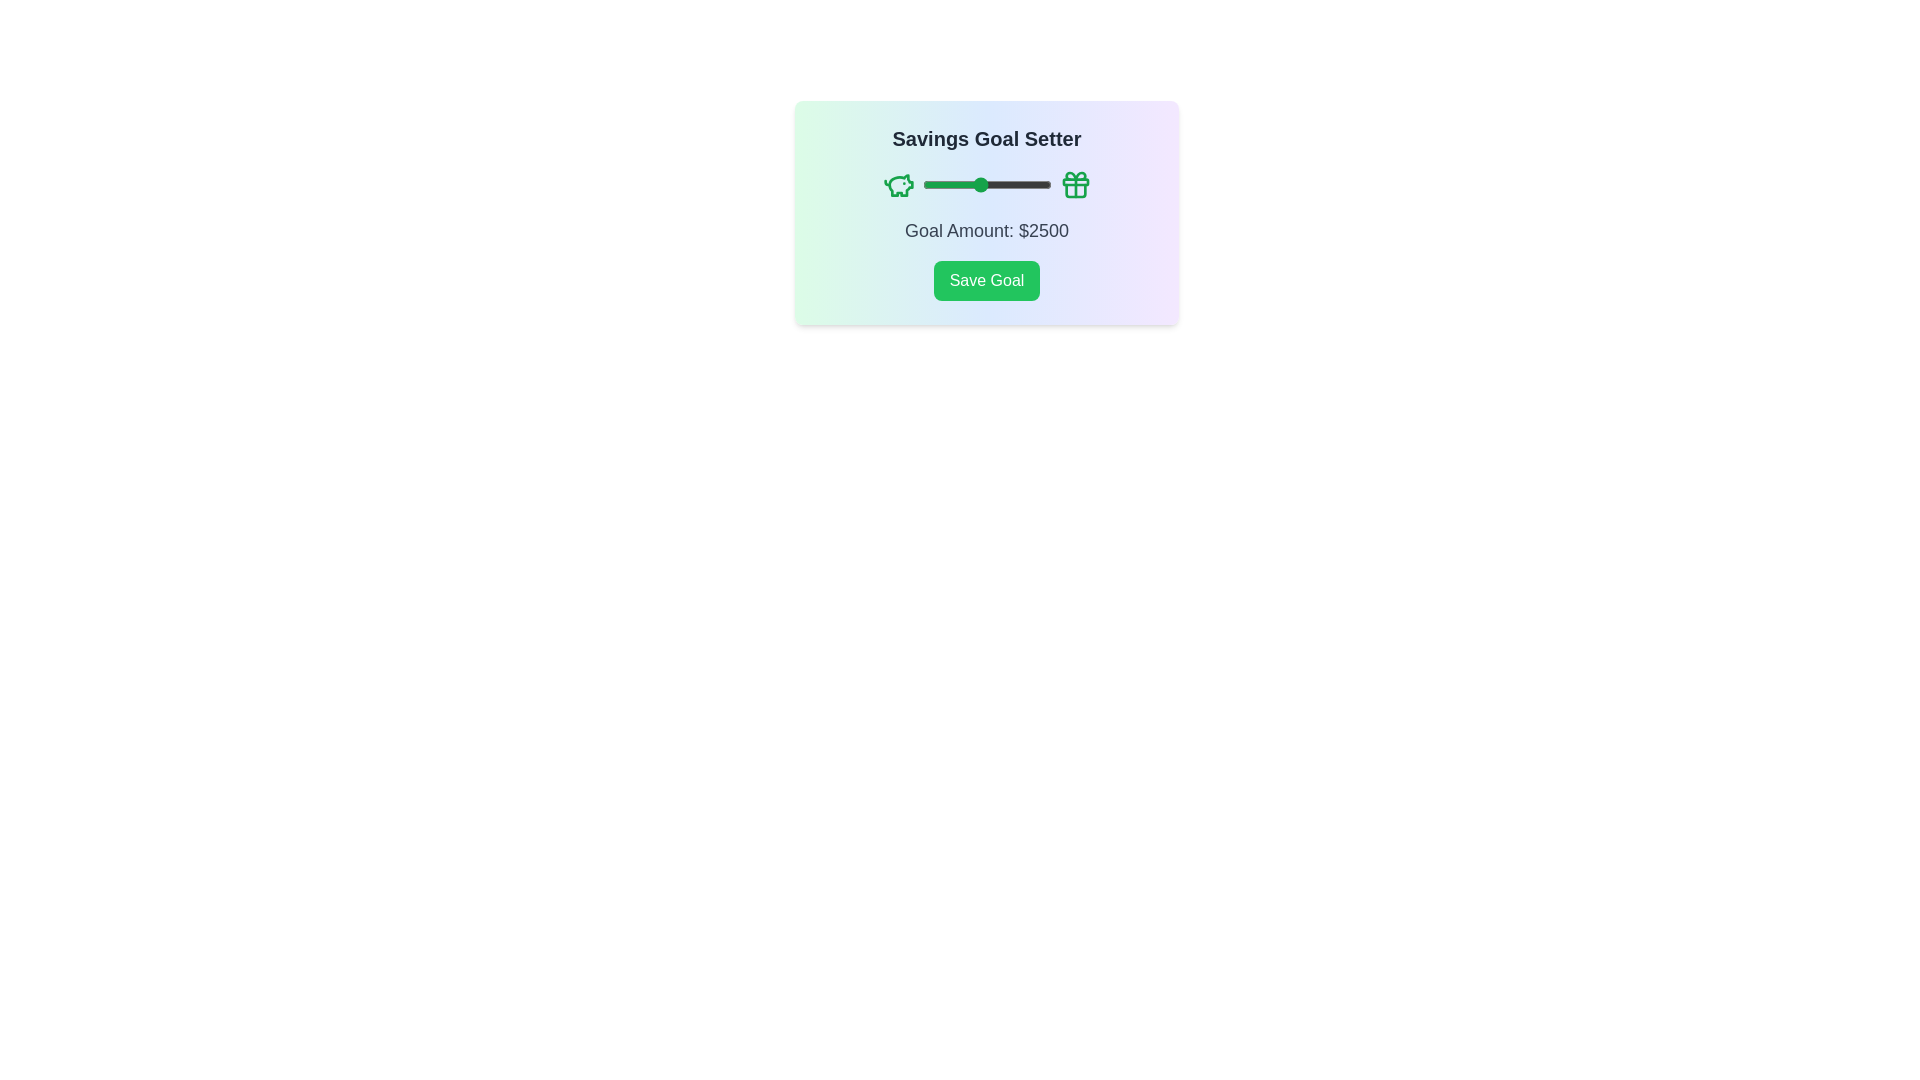  I want to click on the savings goal slider to 954 by dragging it, so click(934, 185).